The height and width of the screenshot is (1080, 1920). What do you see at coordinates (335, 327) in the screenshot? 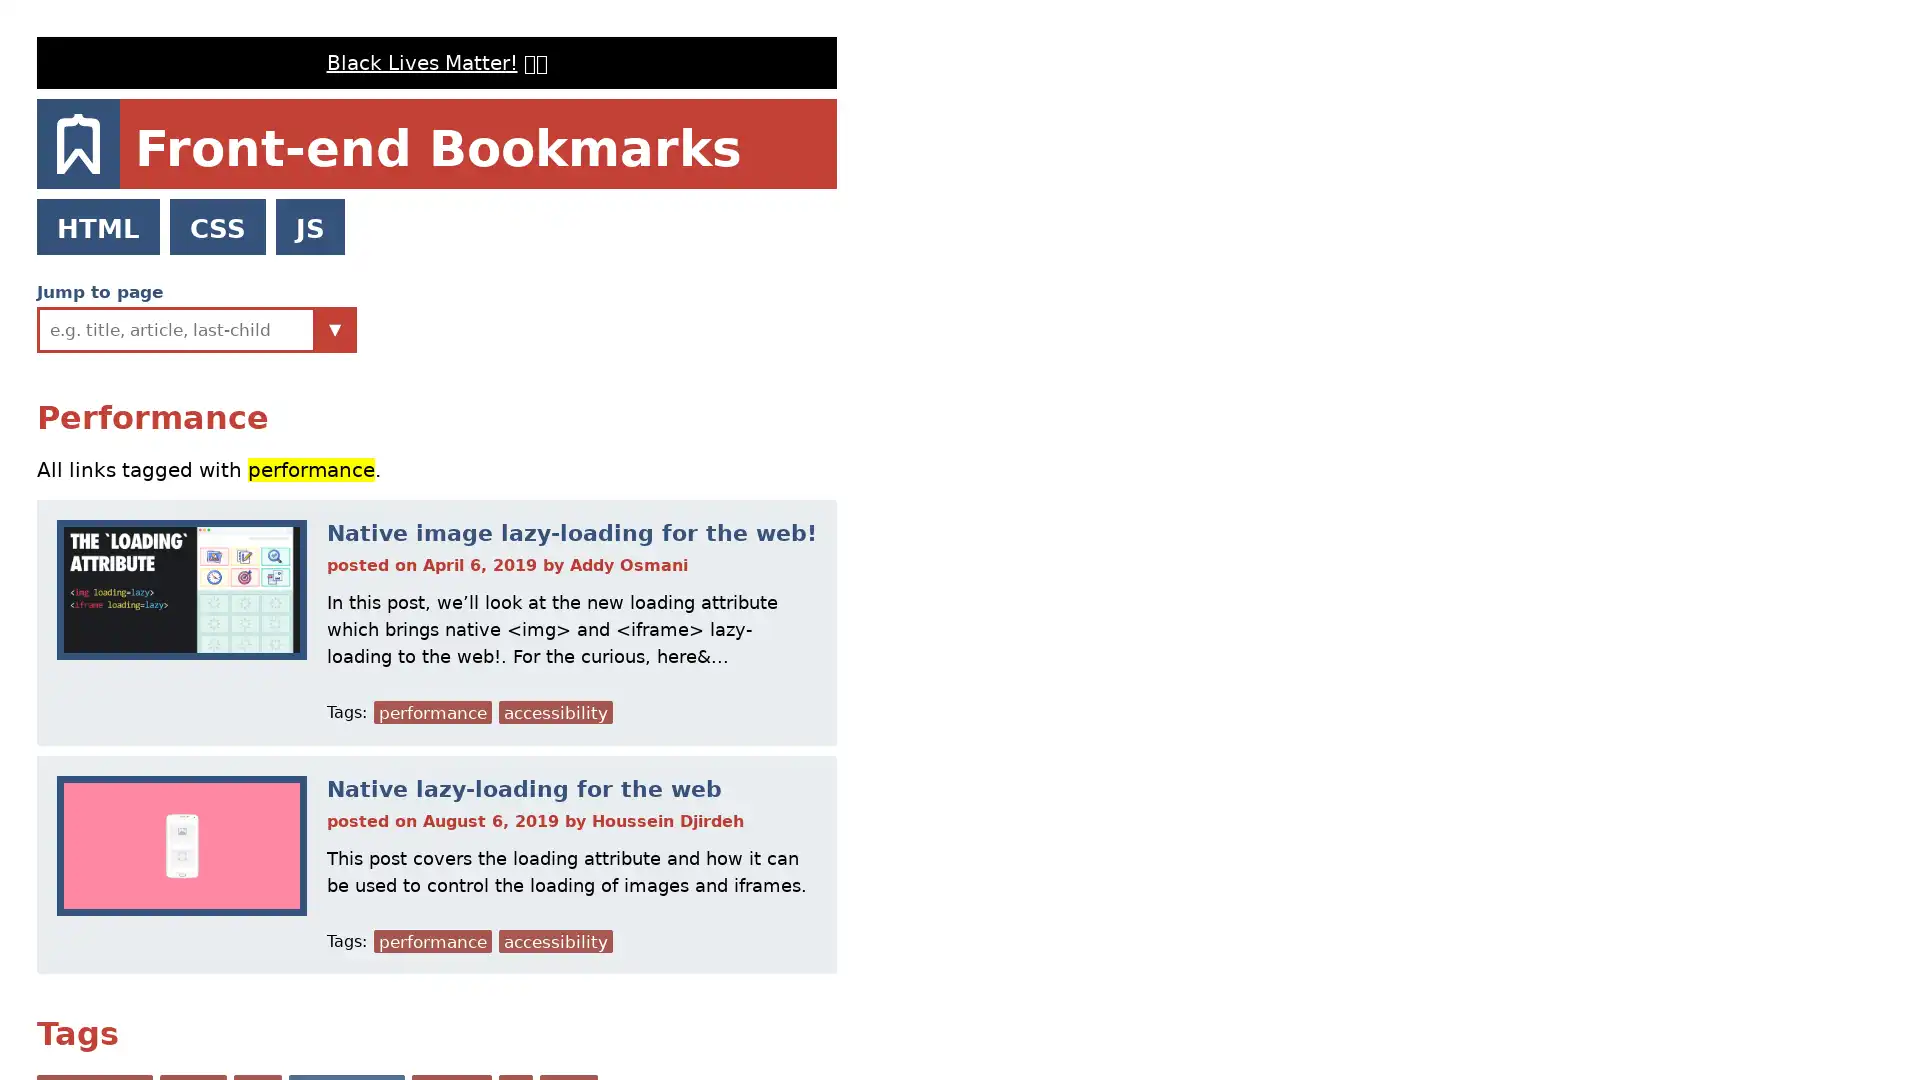
I see `Open` at bounding box center [335, 327].